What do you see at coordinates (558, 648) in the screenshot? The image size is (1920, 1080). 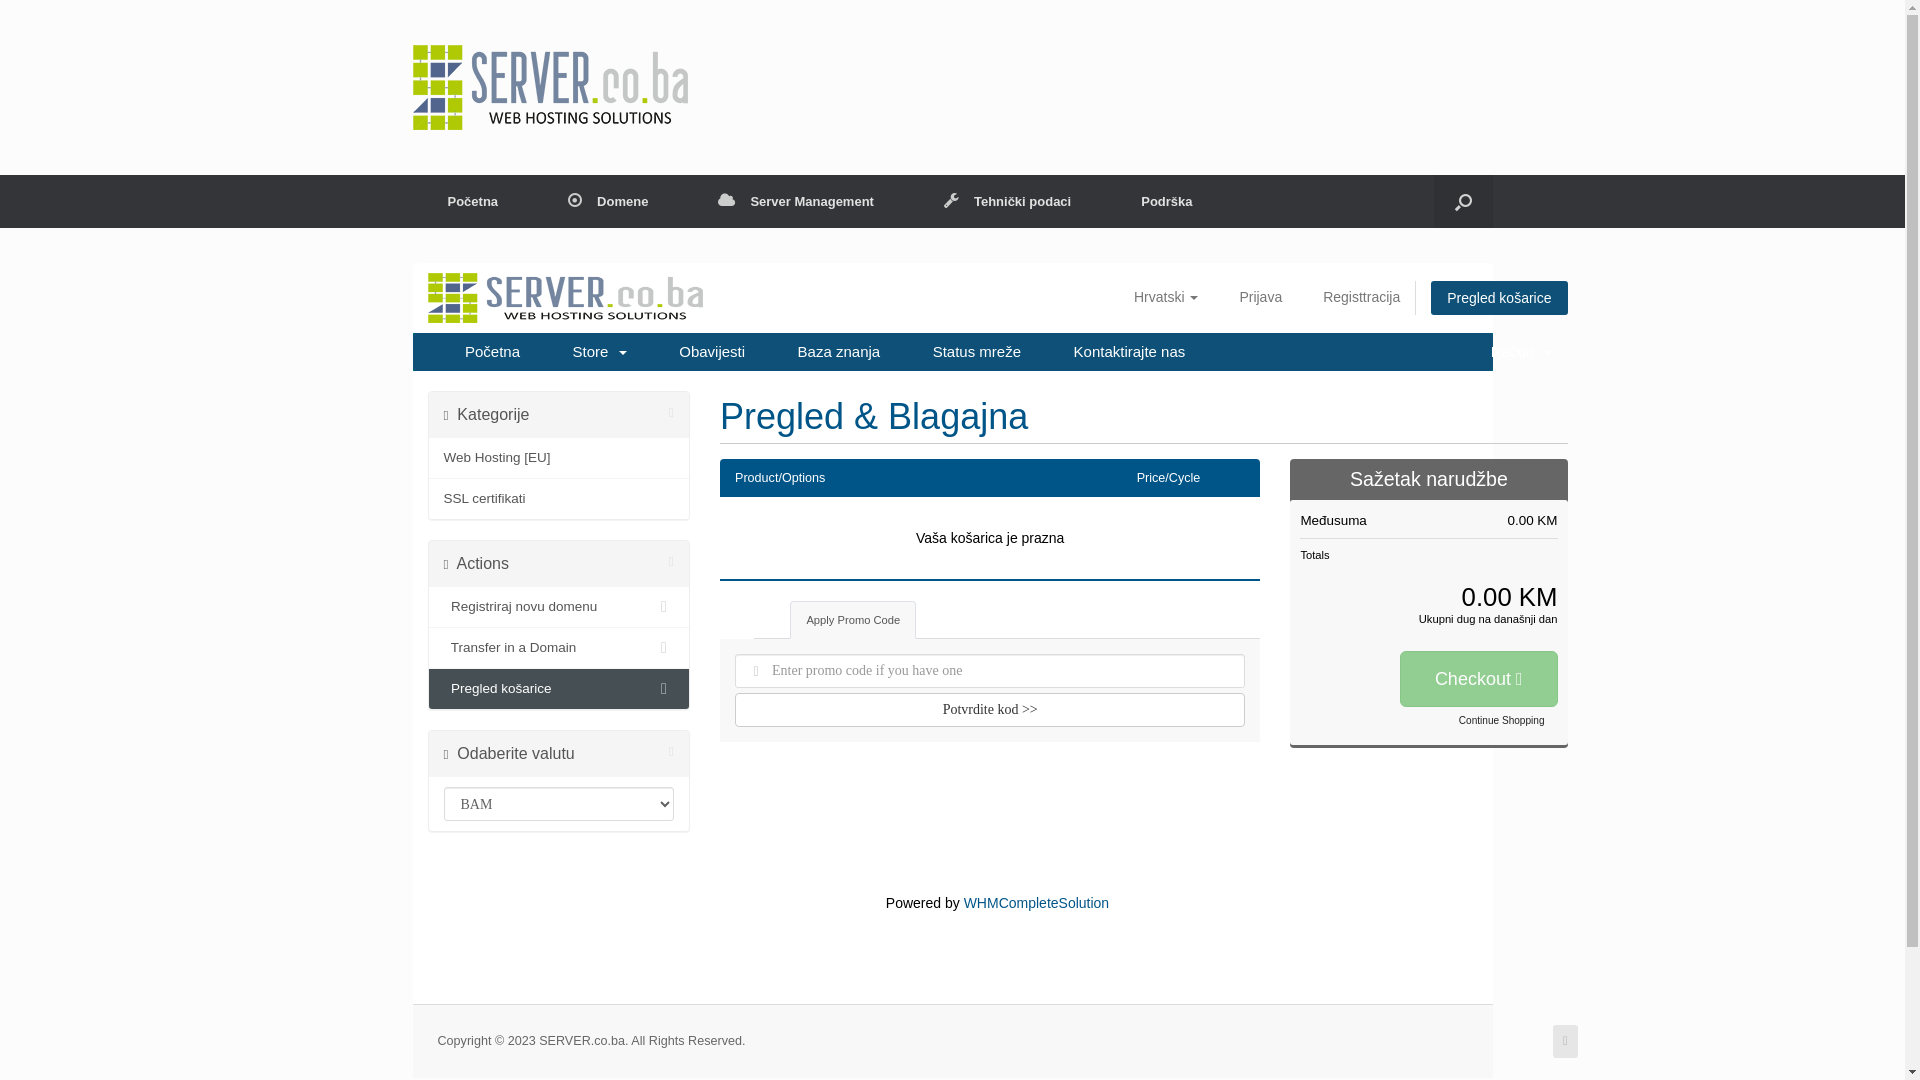 I see `'  Transfer in a Domain'` at bounding box center [558, 648].